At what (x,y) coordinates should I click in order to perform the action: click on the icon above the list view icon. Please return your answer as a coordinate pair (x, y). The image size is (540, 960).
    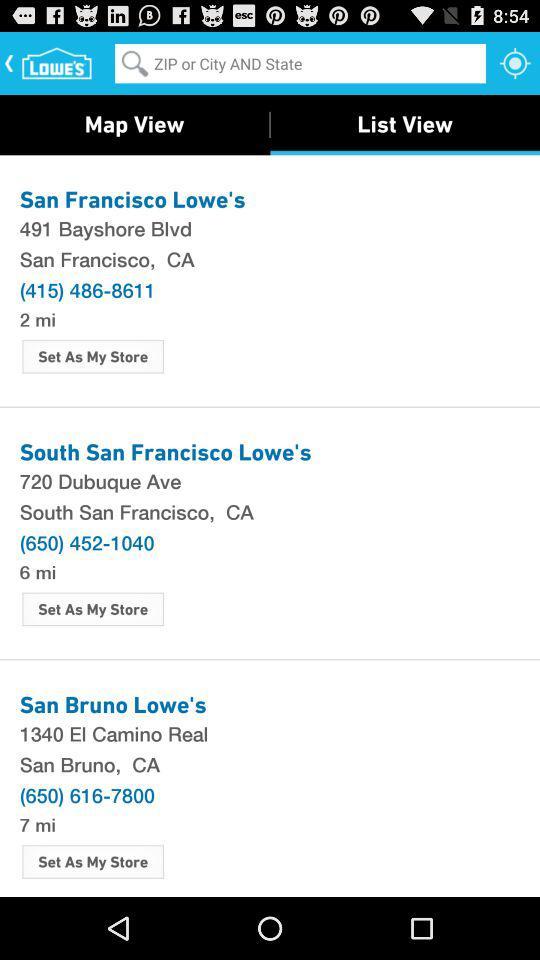
    Looking at the image, I should click on (515, 62).